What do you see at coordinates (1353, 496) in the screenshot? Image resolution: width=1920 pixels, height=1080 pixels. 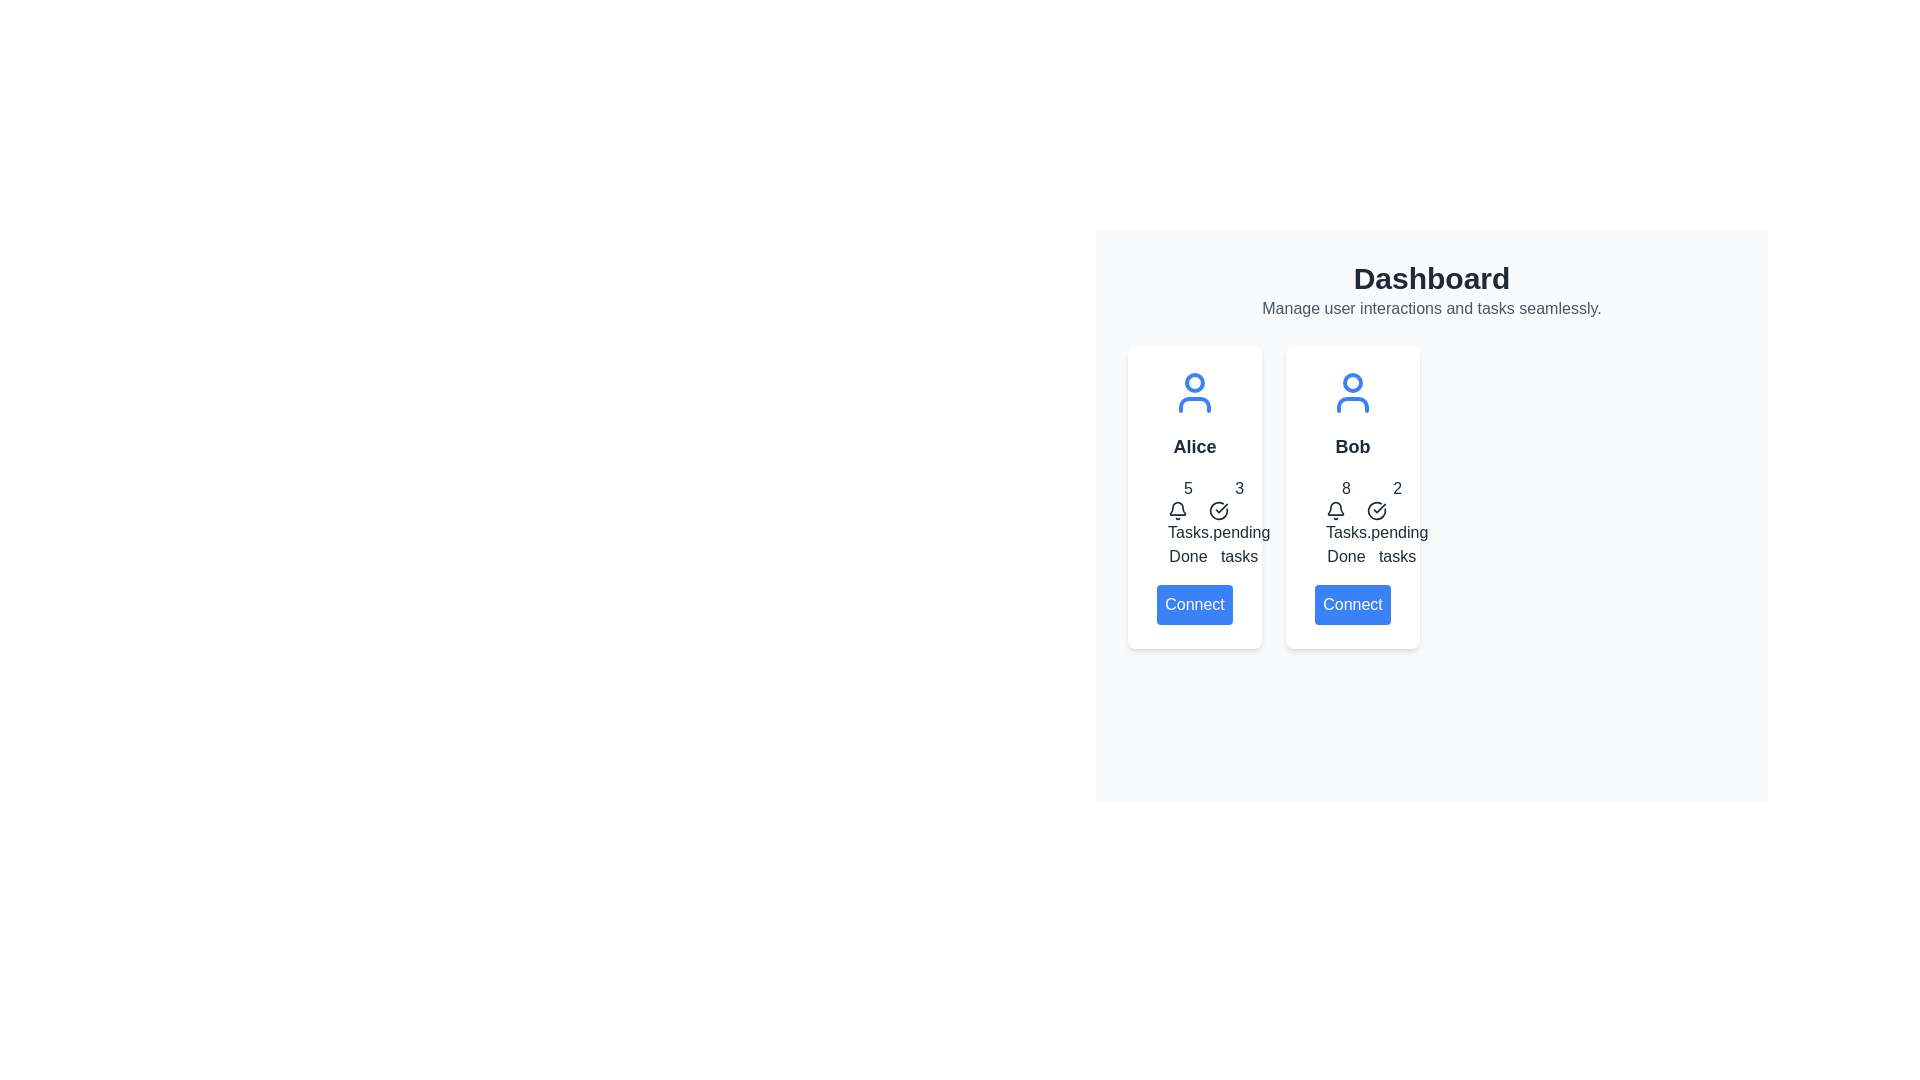 I see `the second profile card, which displays the user's name and task counts` at bounding box center [1353, 496].